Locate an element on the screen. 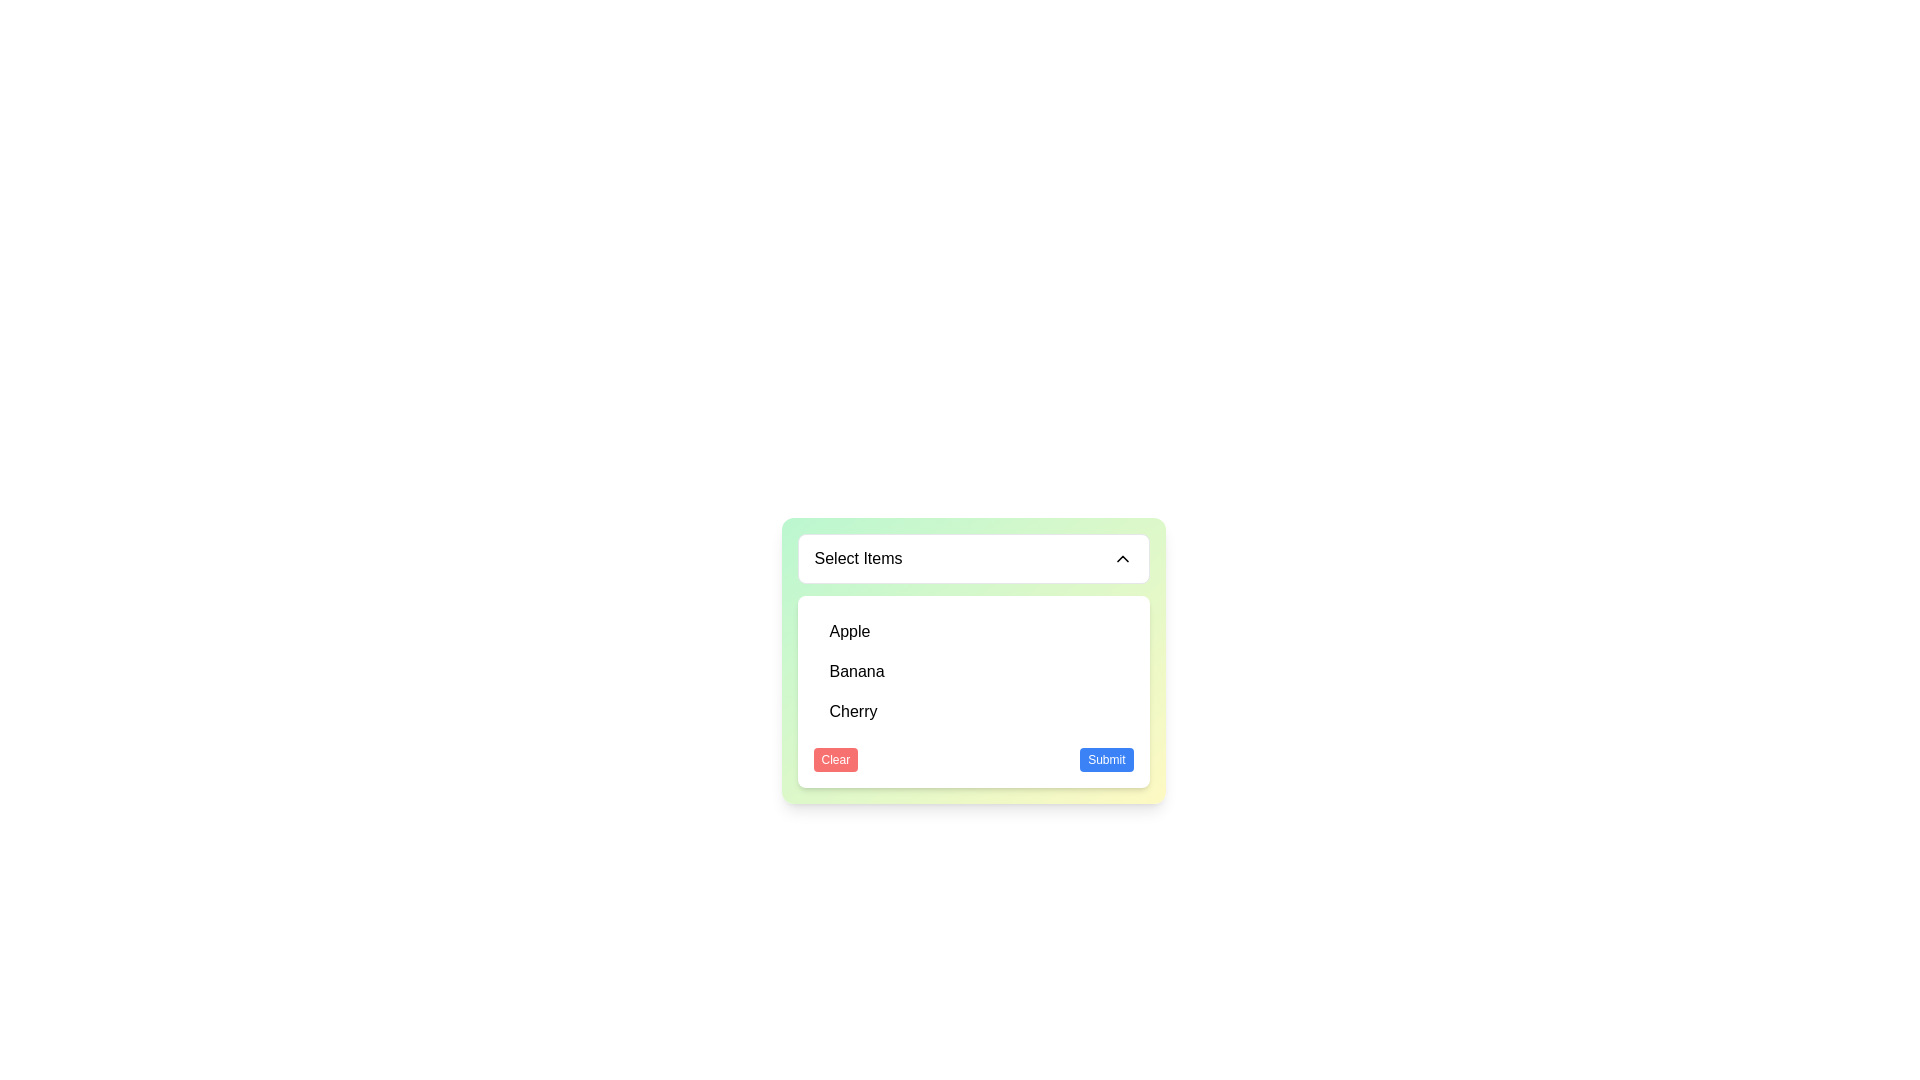 Image resolution: width=1920 pixels, height=1080 pixels. the 'Clear' button, which has a red background and white text, positioned at the bottom left of the bordered box containing the dropdown menu is located at coordinates (835, 759).